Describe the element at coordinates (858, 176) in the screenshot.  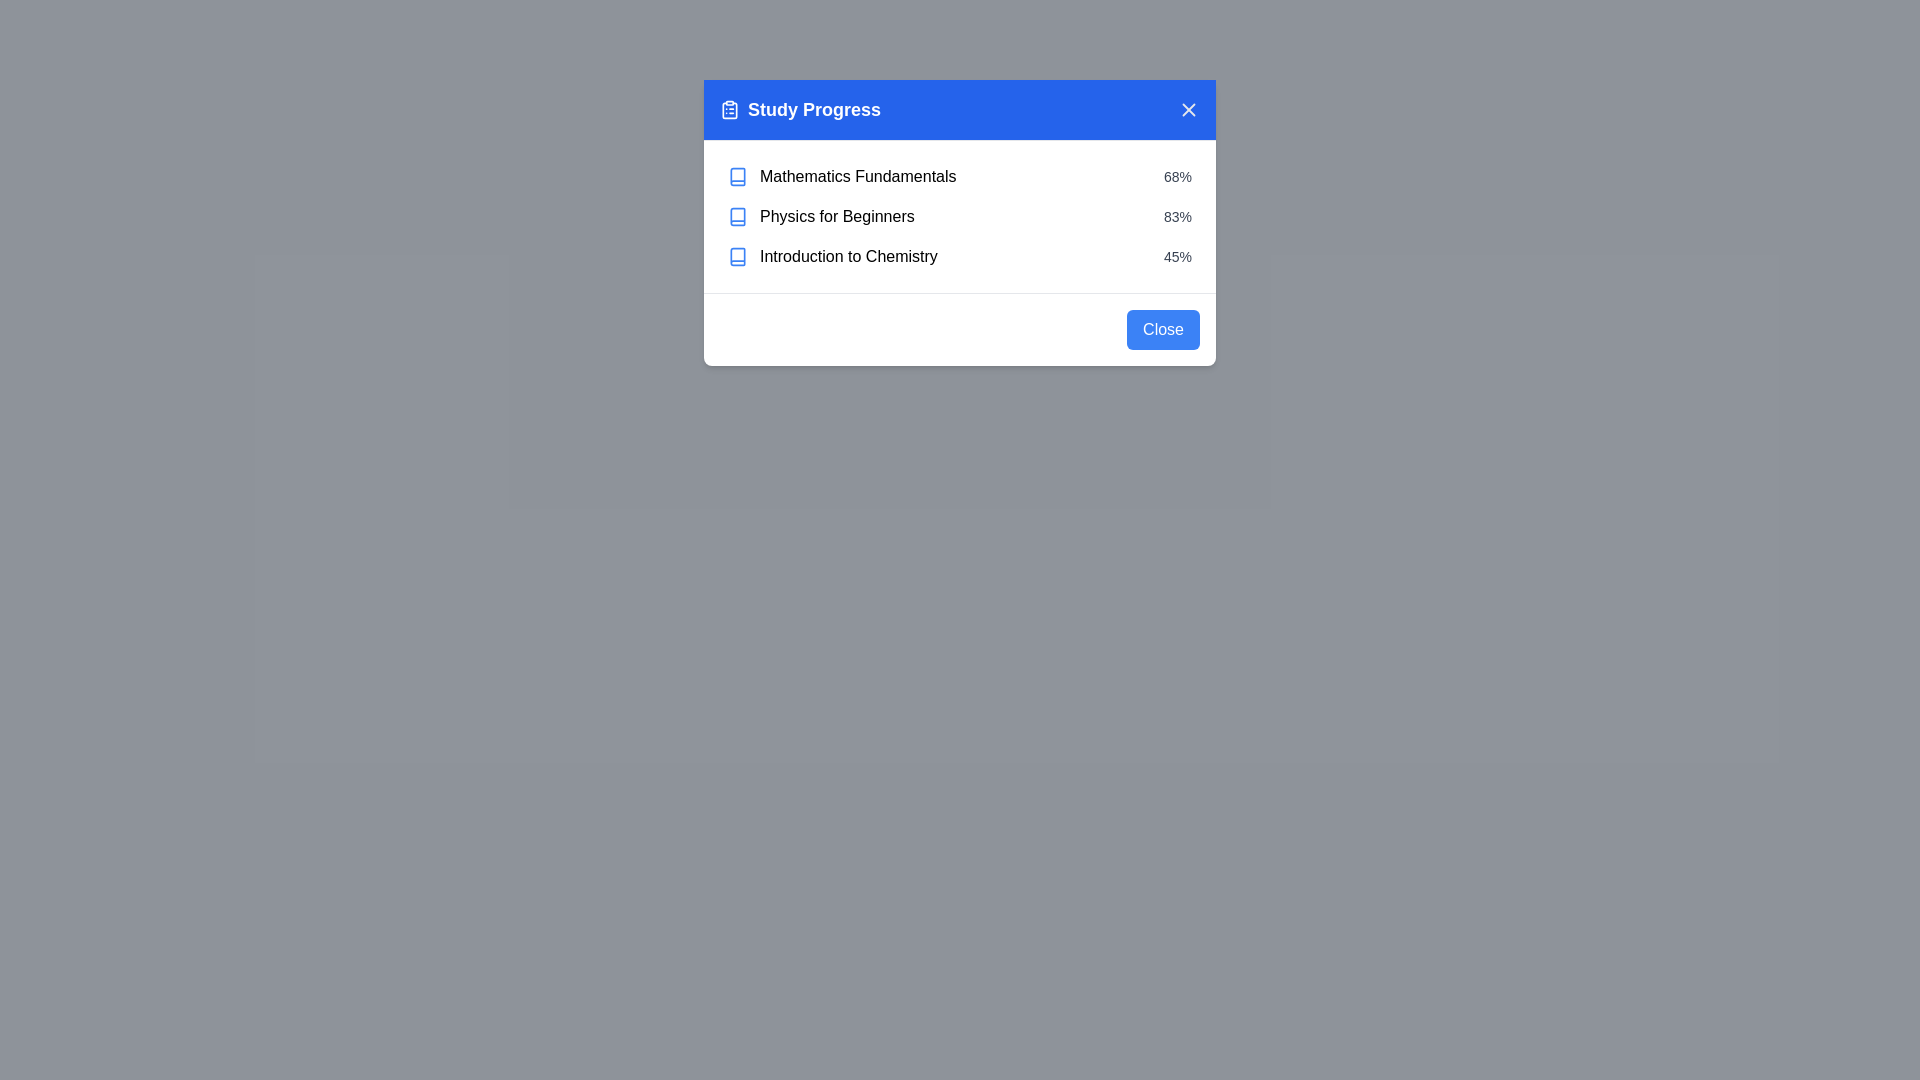
I see `the text label 'Mathematics Fundamentals' to select it, which is positioned` at that location.